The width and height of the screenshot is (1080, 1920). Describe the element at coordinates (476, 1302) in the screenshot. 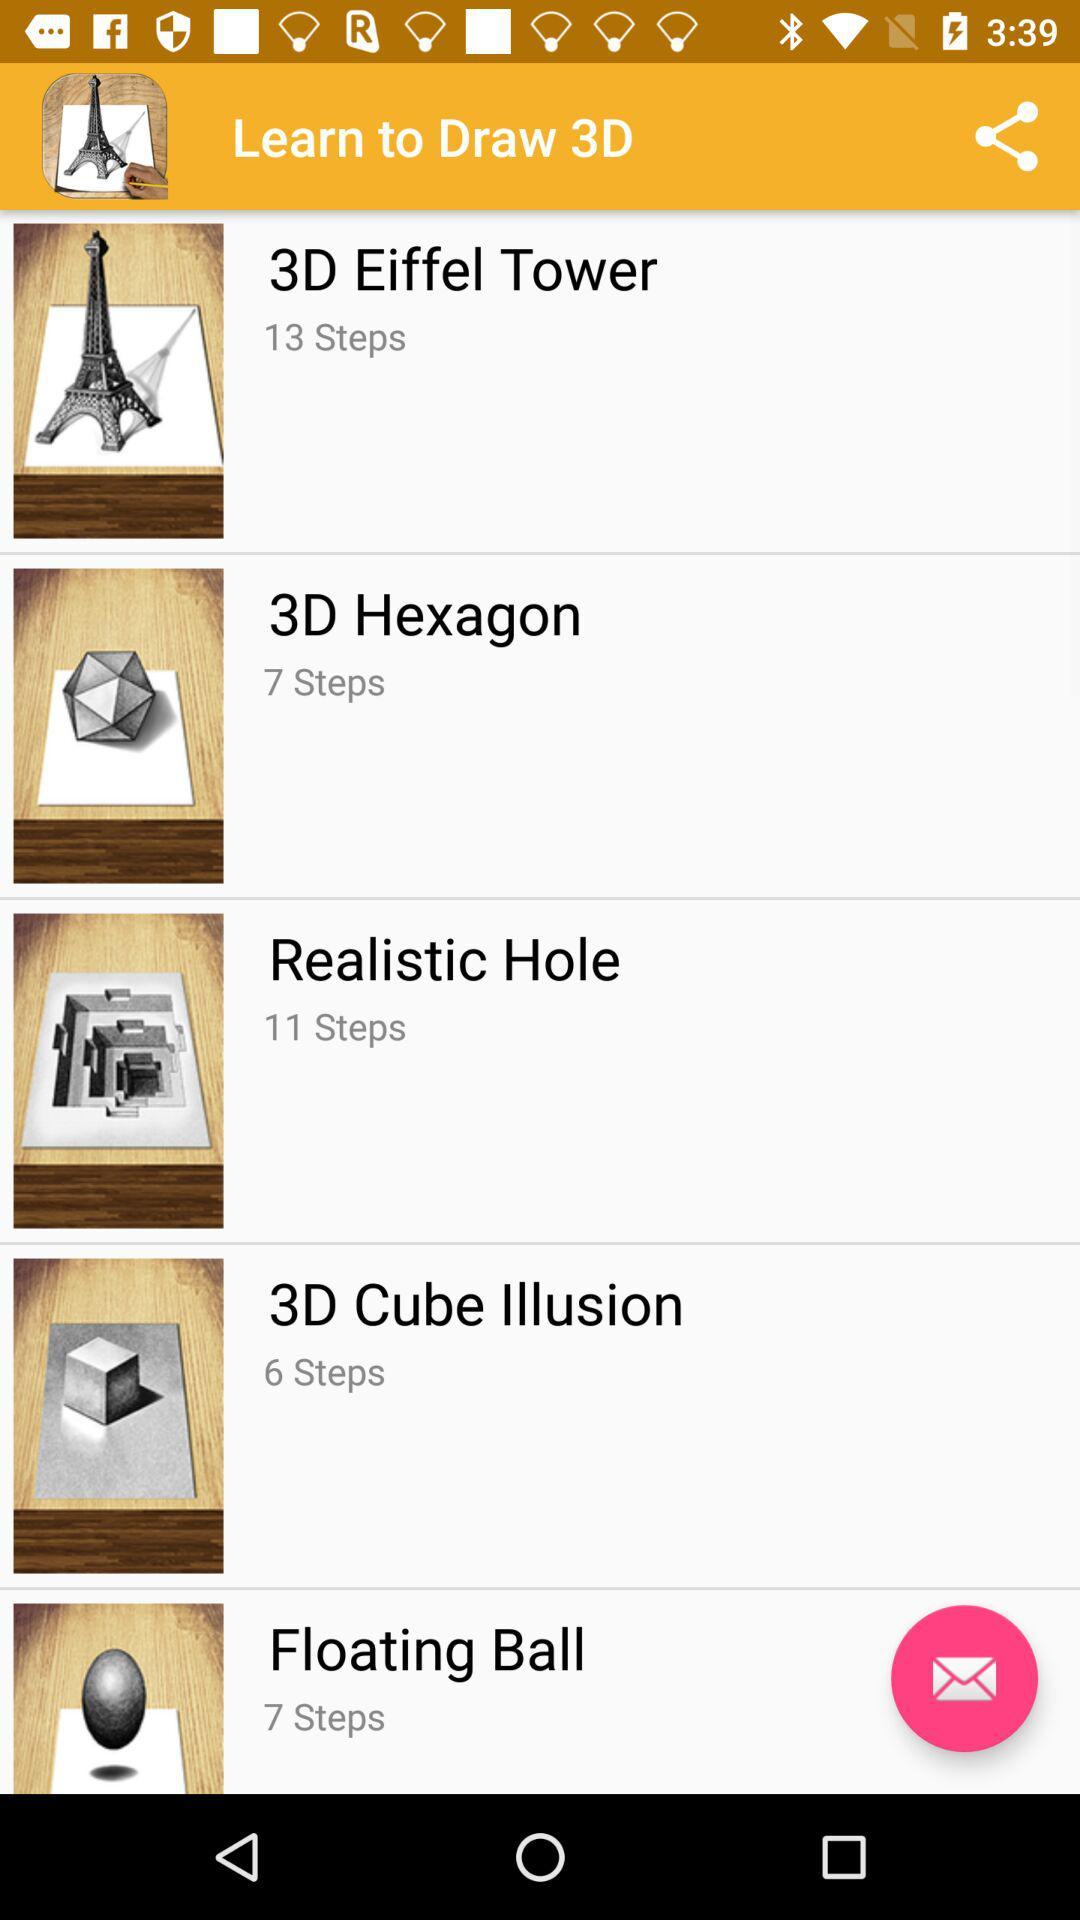

I see `item below the 11 steps app` at that location.